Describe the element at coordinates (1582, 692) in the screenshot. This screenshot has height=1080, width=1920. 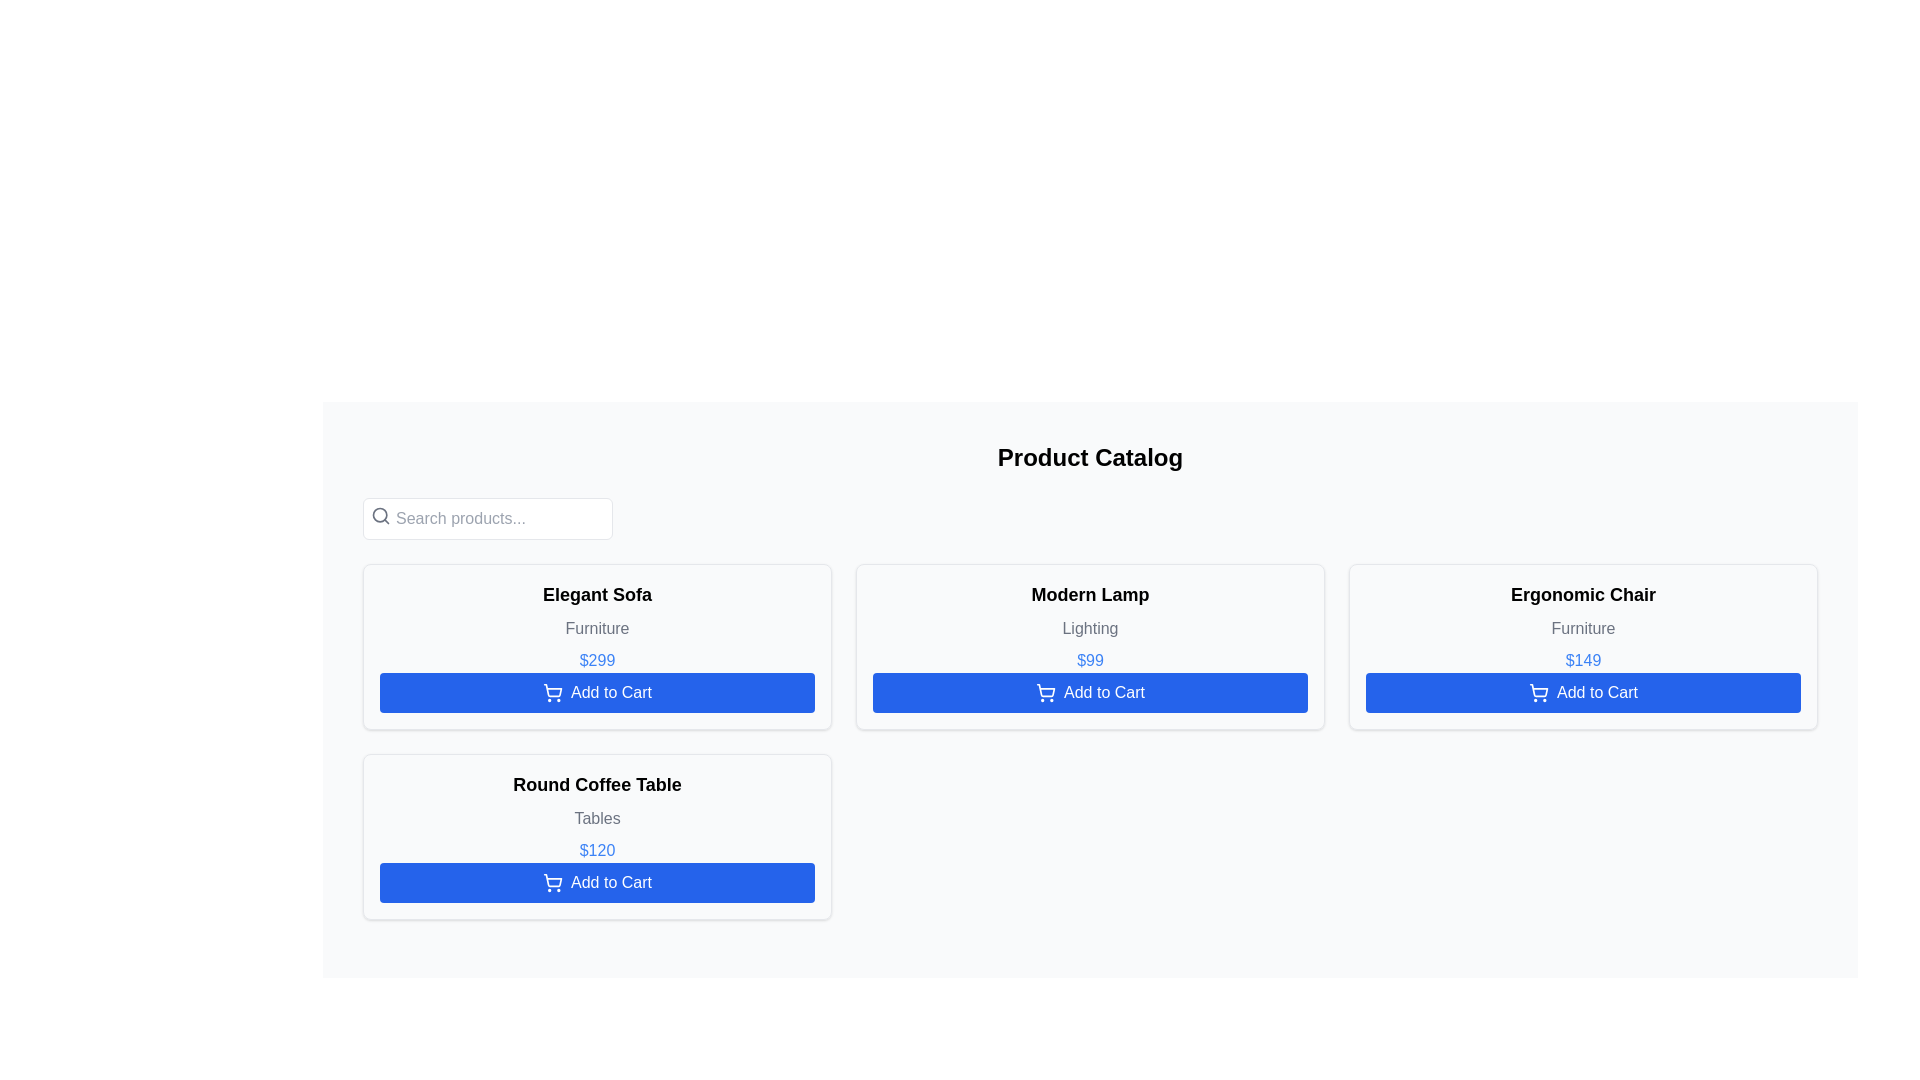
I see `the 'Add to Cart' button with a blue background and white text in the 'Ergonomic Chair' section to change its background color to a darker shade` at that location.